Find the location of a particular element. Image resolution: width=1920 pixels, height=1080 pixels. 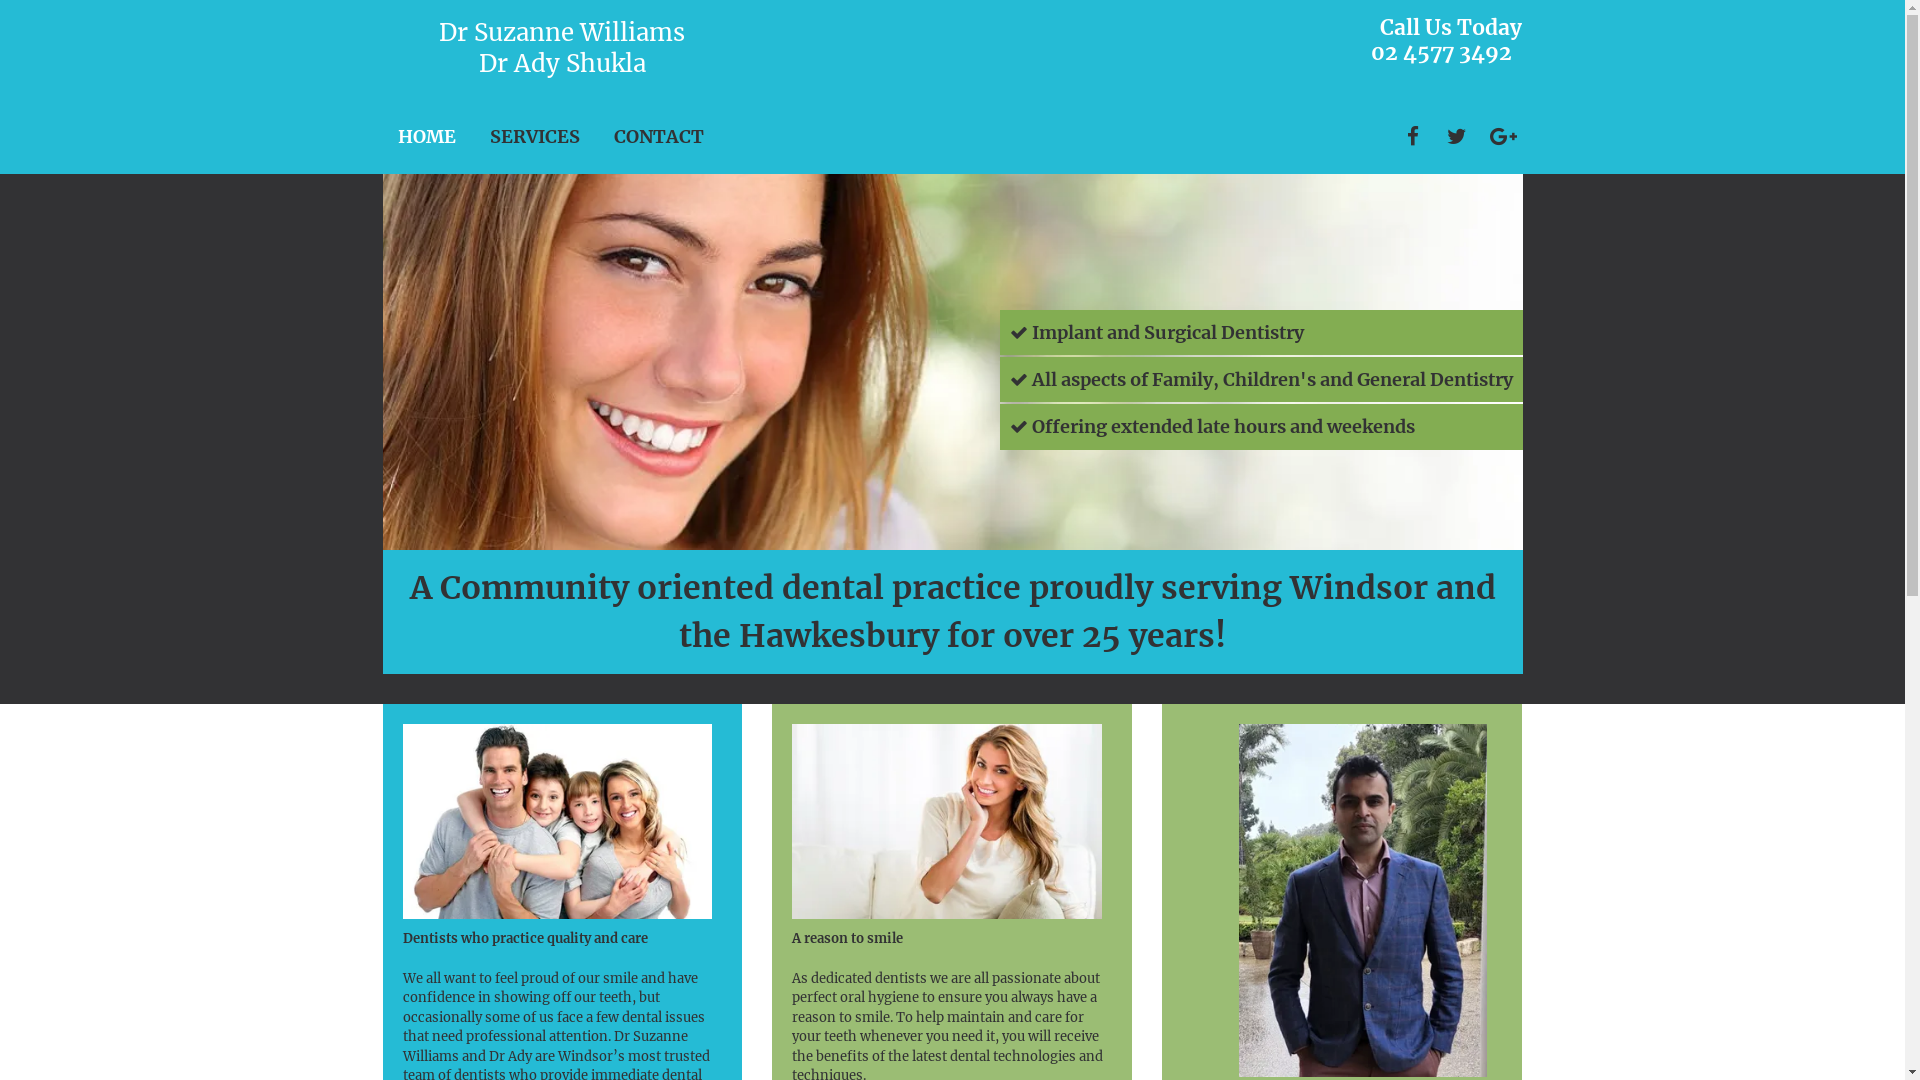

'02 4577 3492' is located at coordinates (1441, 51).